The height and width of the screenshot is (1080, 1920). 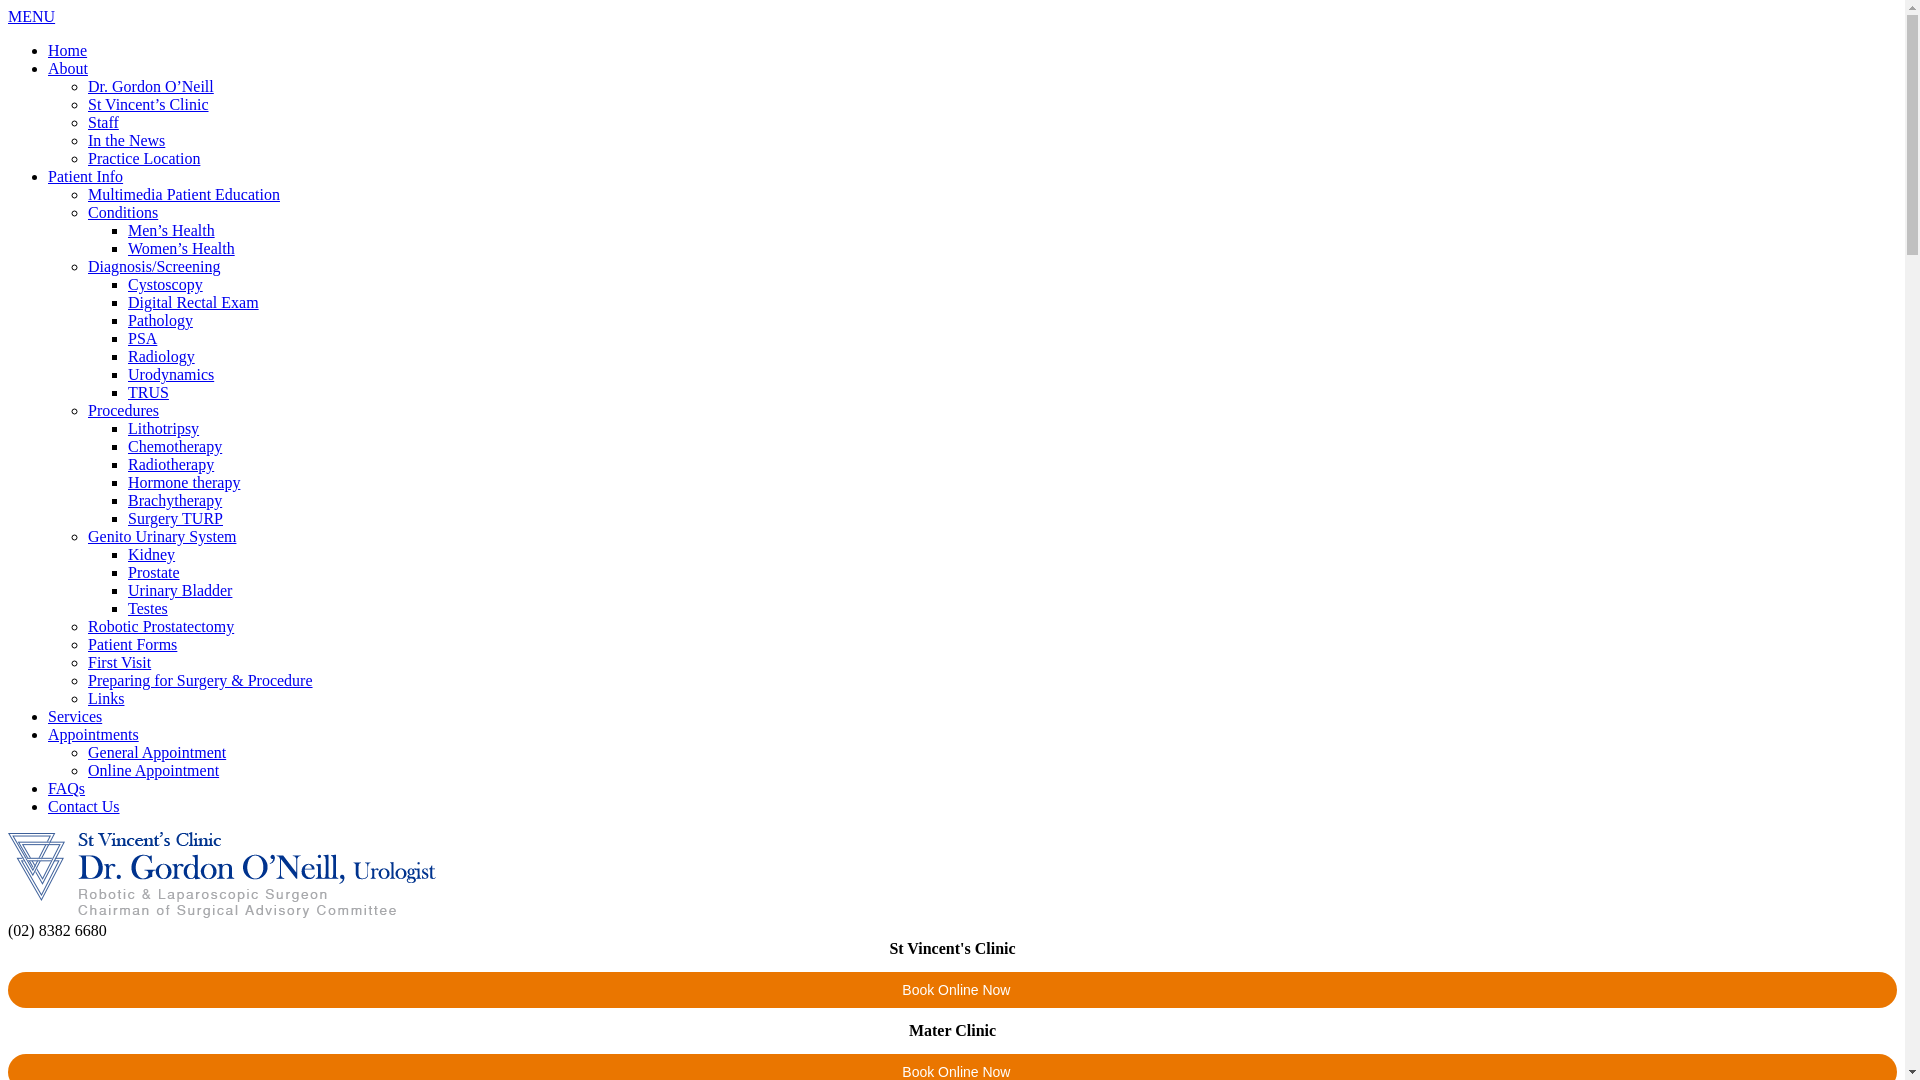 What do you see at coordinates (122, 212) in the screenshot?
I see `'Conditions'` at bounding box center [122, 212].